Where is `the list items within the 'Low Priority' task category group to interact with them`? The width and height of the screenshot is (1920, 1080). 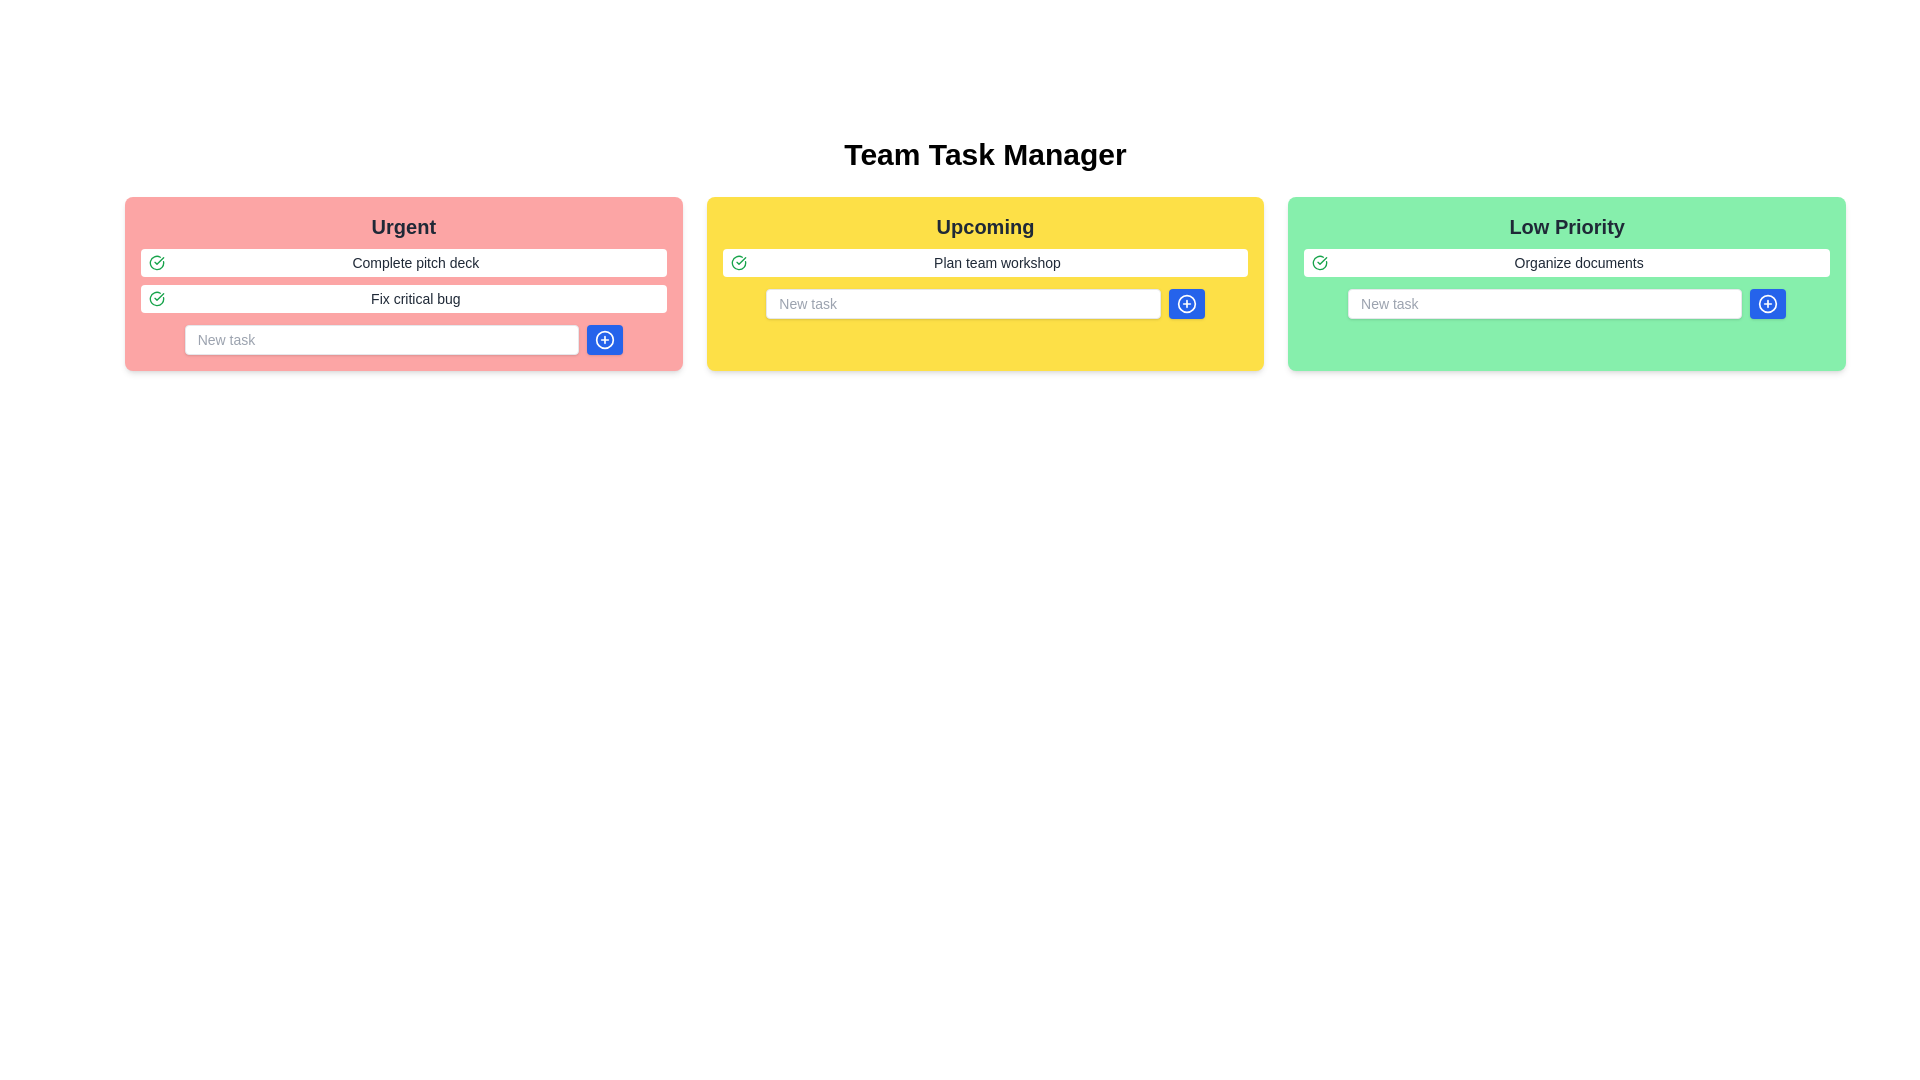 the list items within the 'Low Priority' task category group to interact with them is located at coordinates (1565, 284).